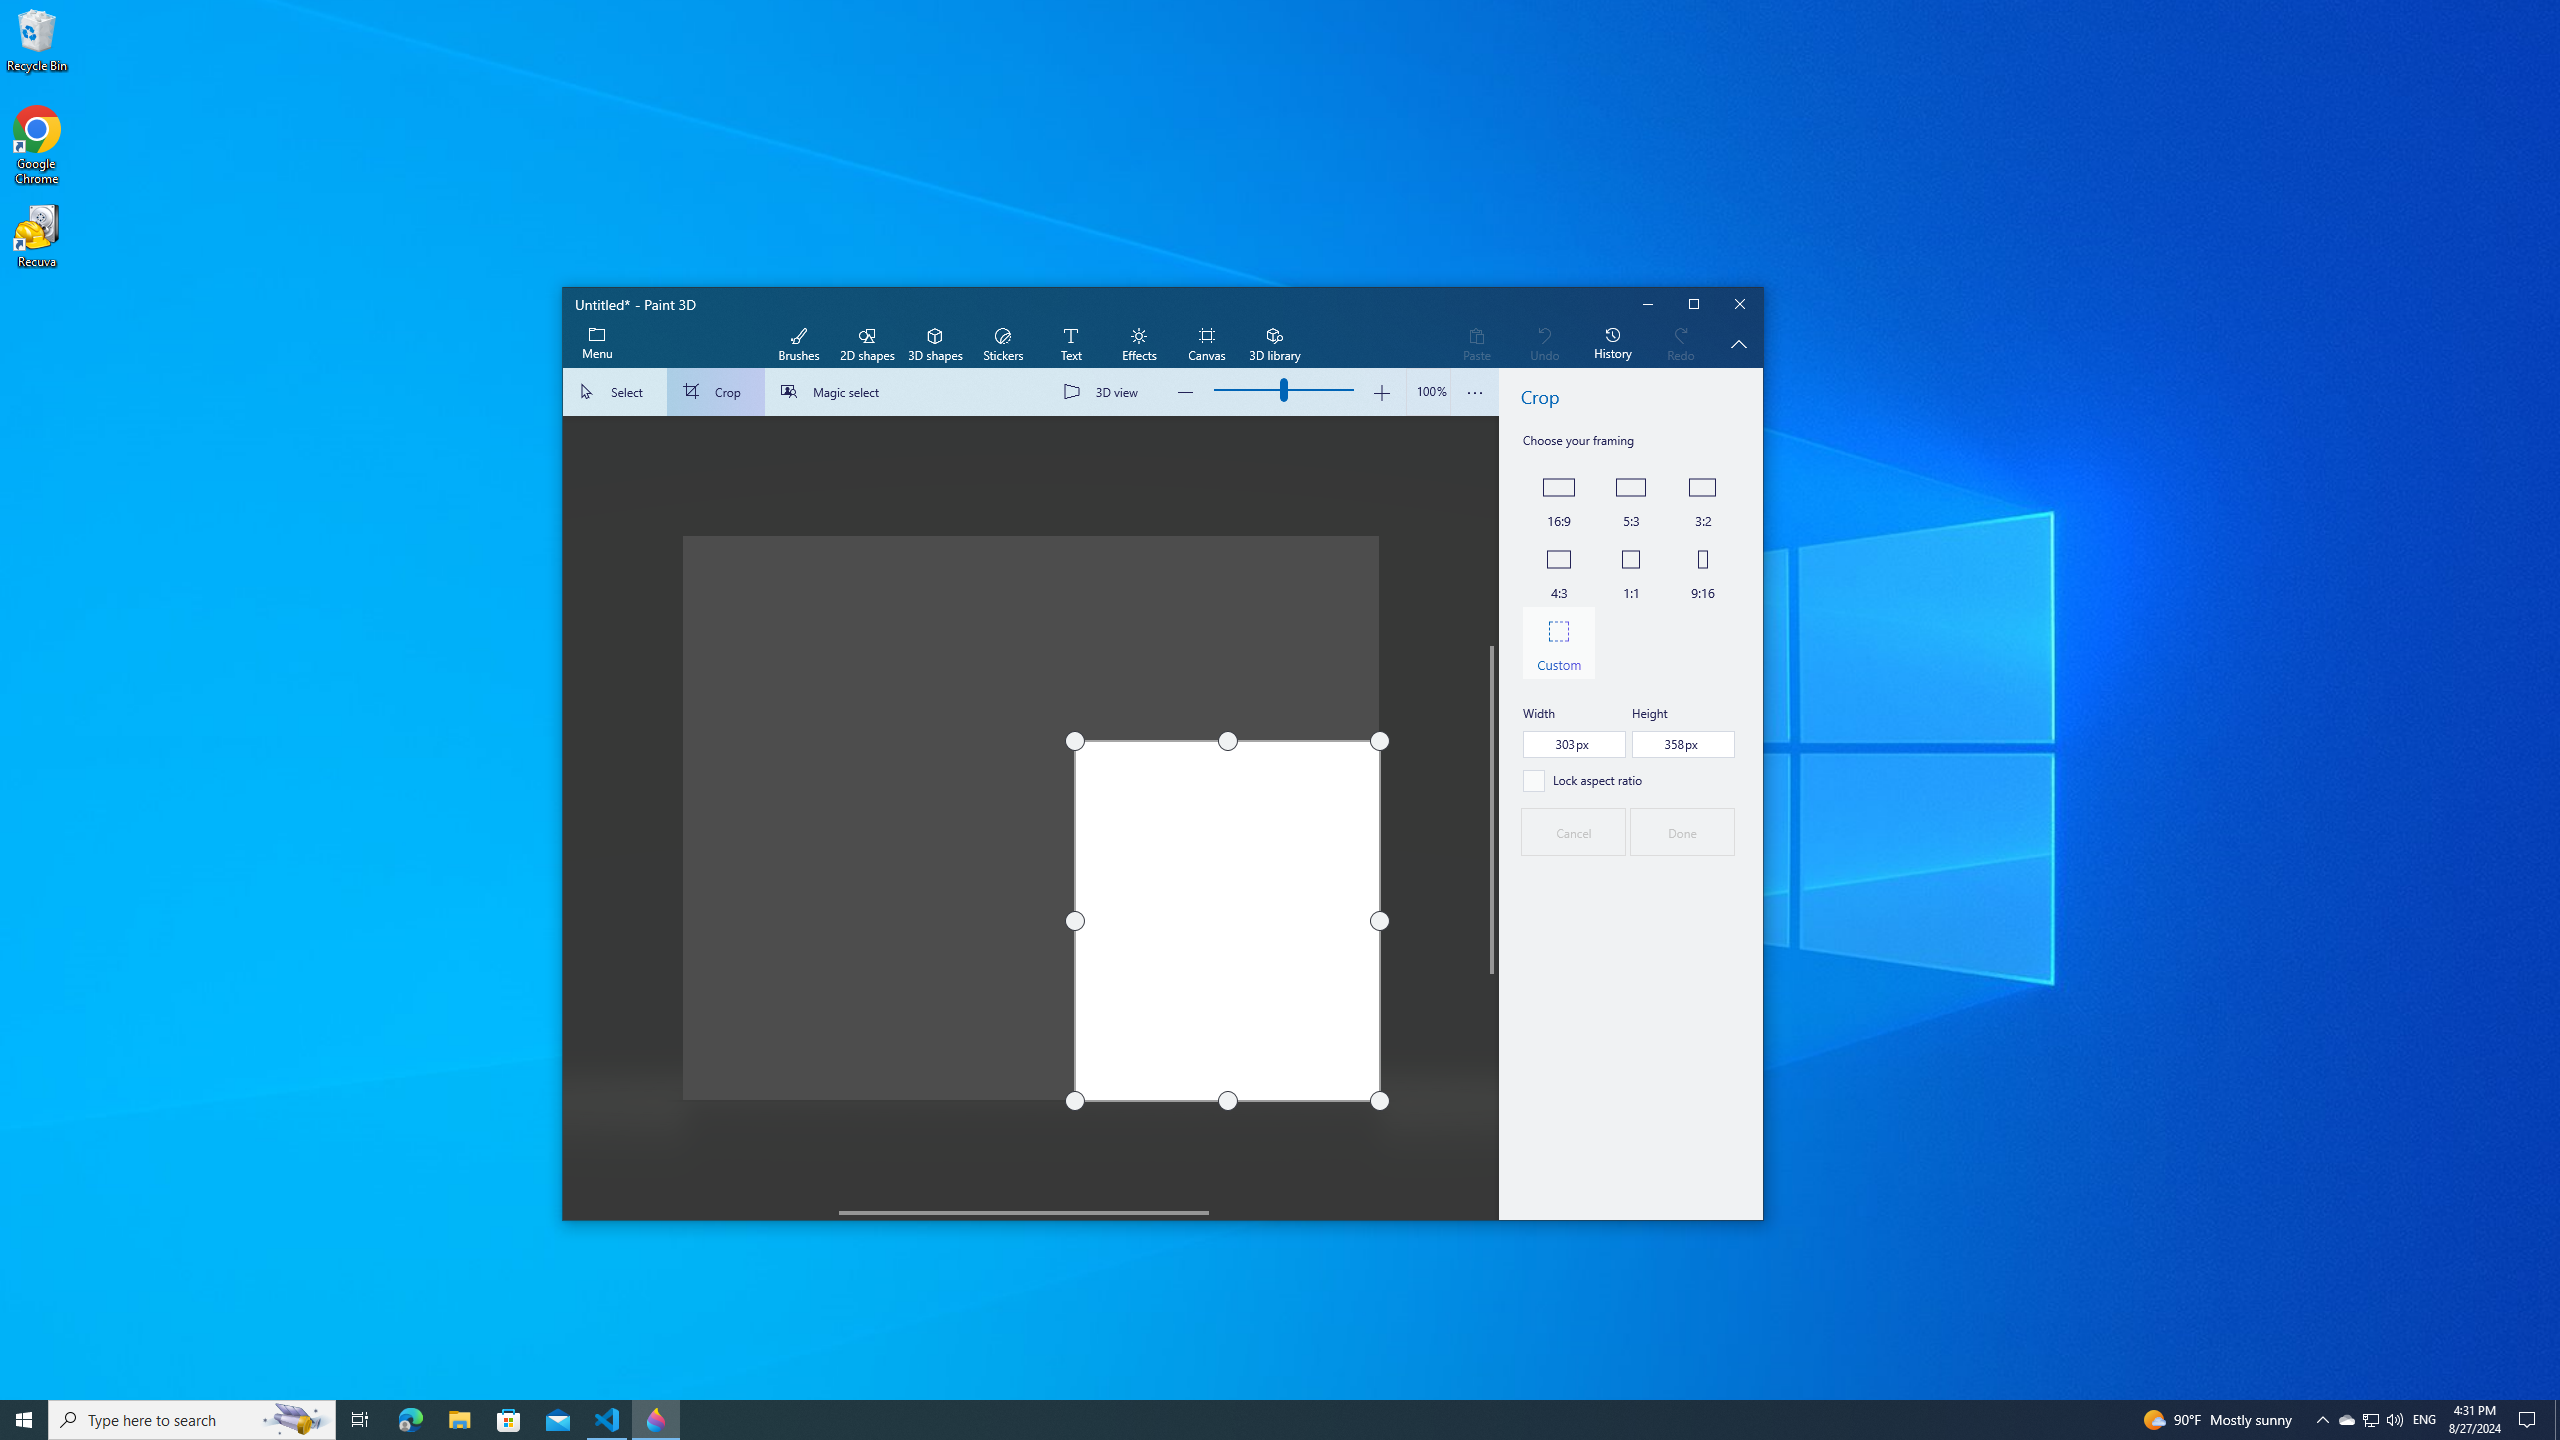 This screenshot has height=1440, width=2560. I want to click on 'Hide description', so click(1738, 344).